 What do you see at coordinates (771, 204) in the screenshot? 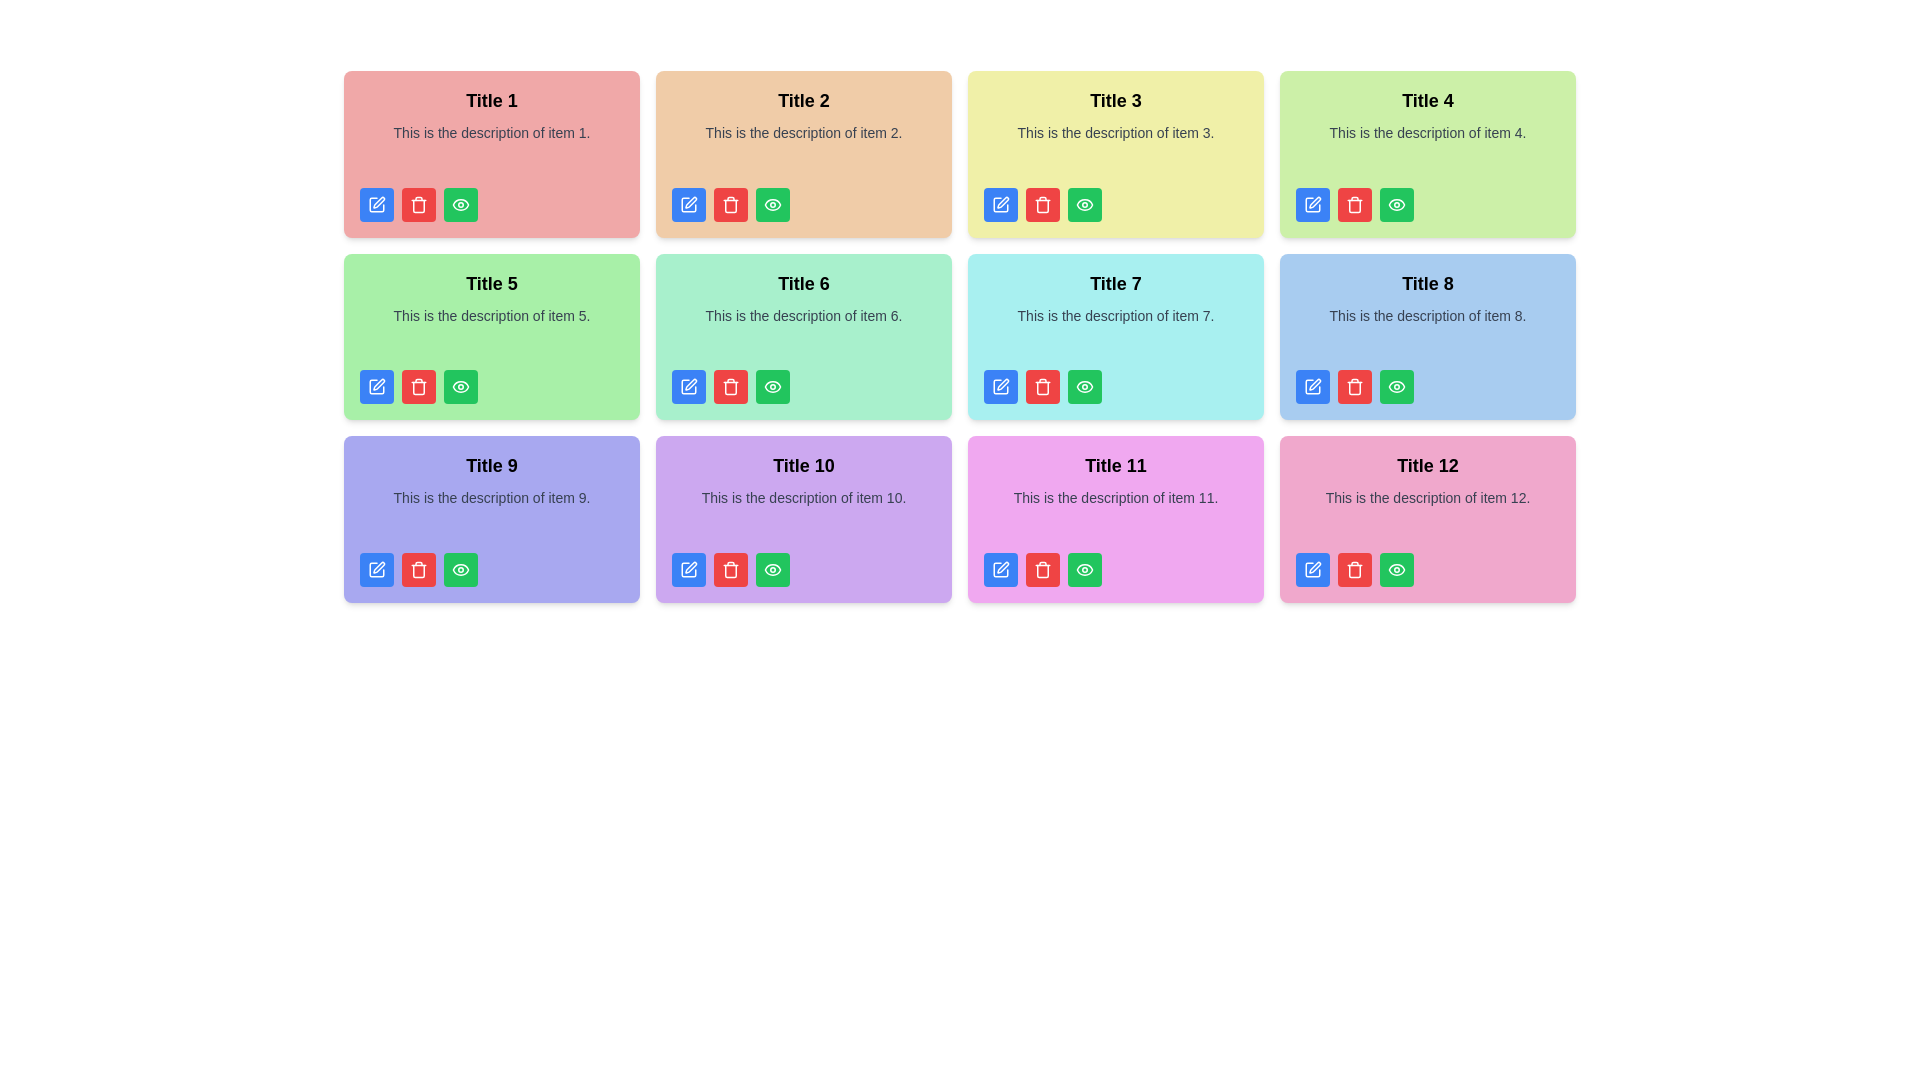
I see `the third button in the row of buttons within the 'Title 2' card on the second card of the top row` at bounding box center [771, 204].